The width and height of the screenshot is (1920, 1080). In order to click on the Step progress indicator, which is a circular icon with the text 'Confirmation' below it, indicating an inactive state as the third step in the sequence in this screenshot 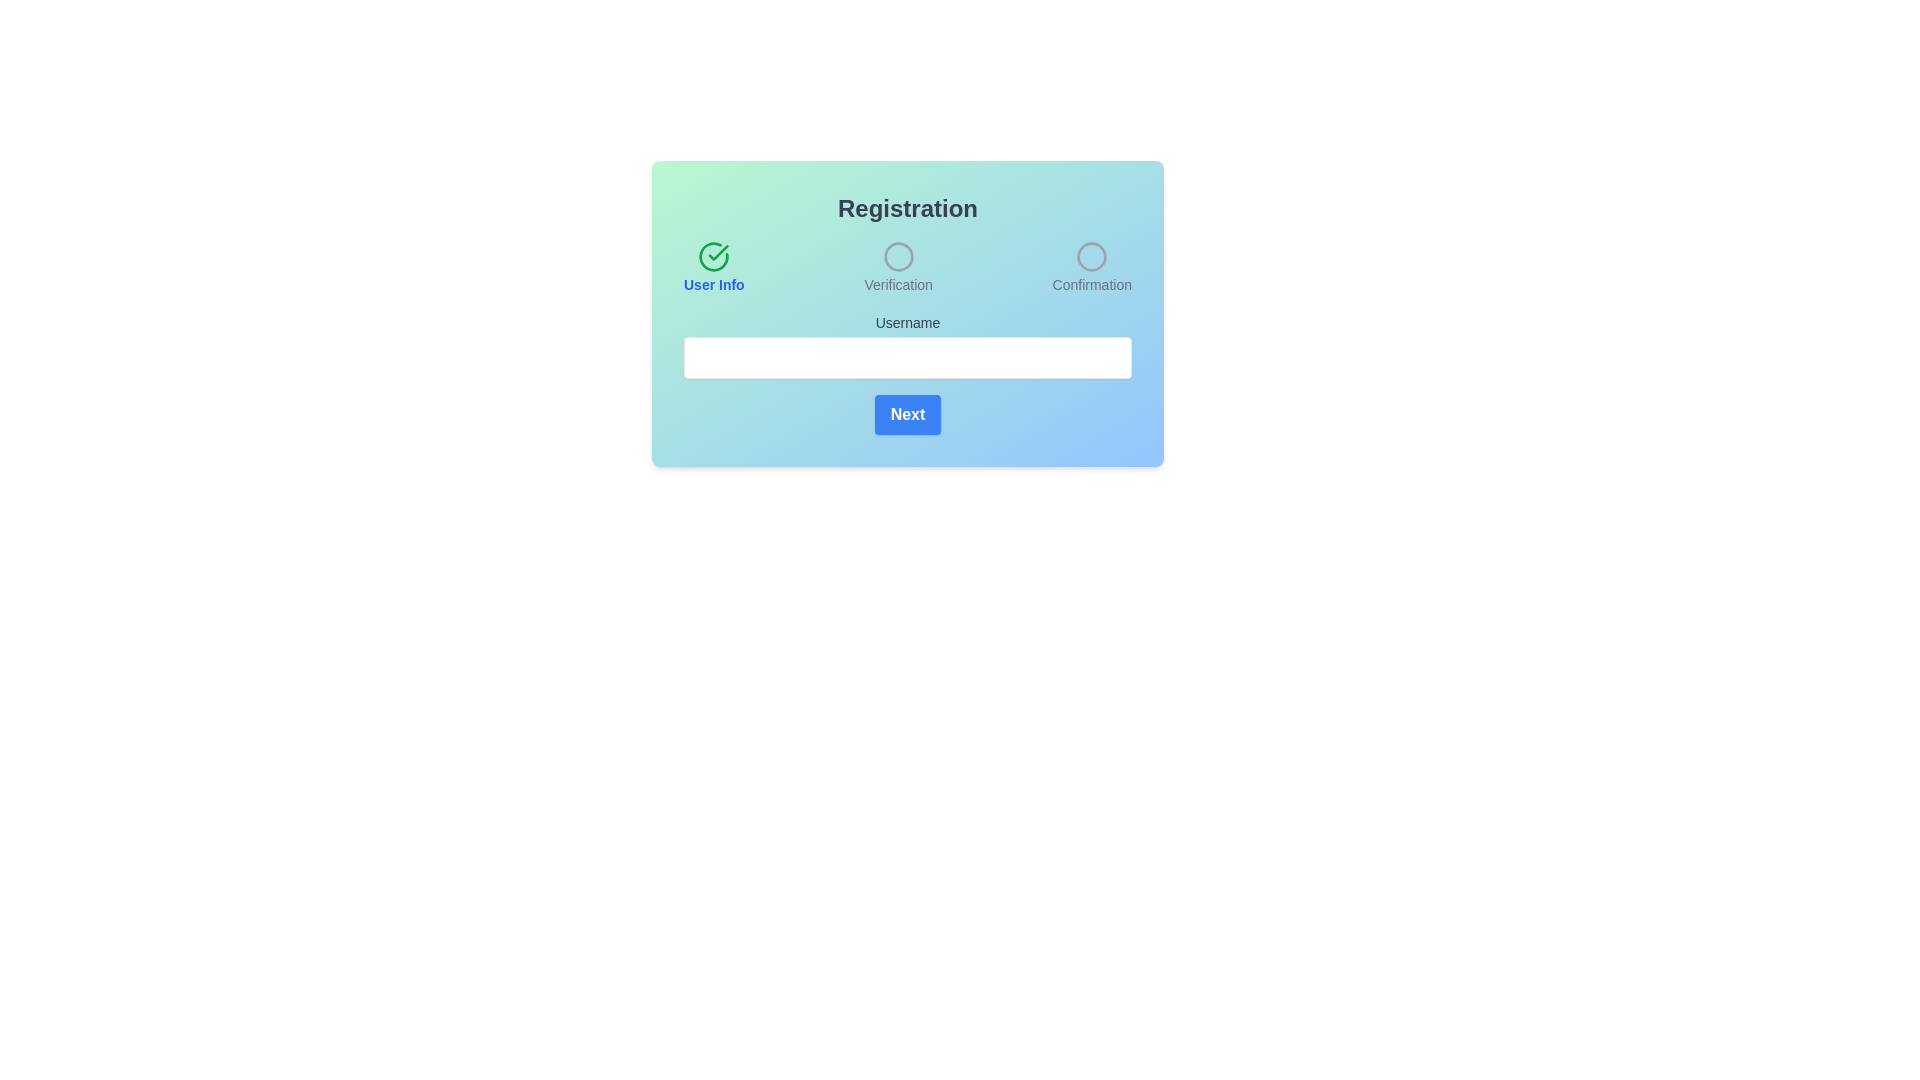, I will do `click(1091, 268)`.